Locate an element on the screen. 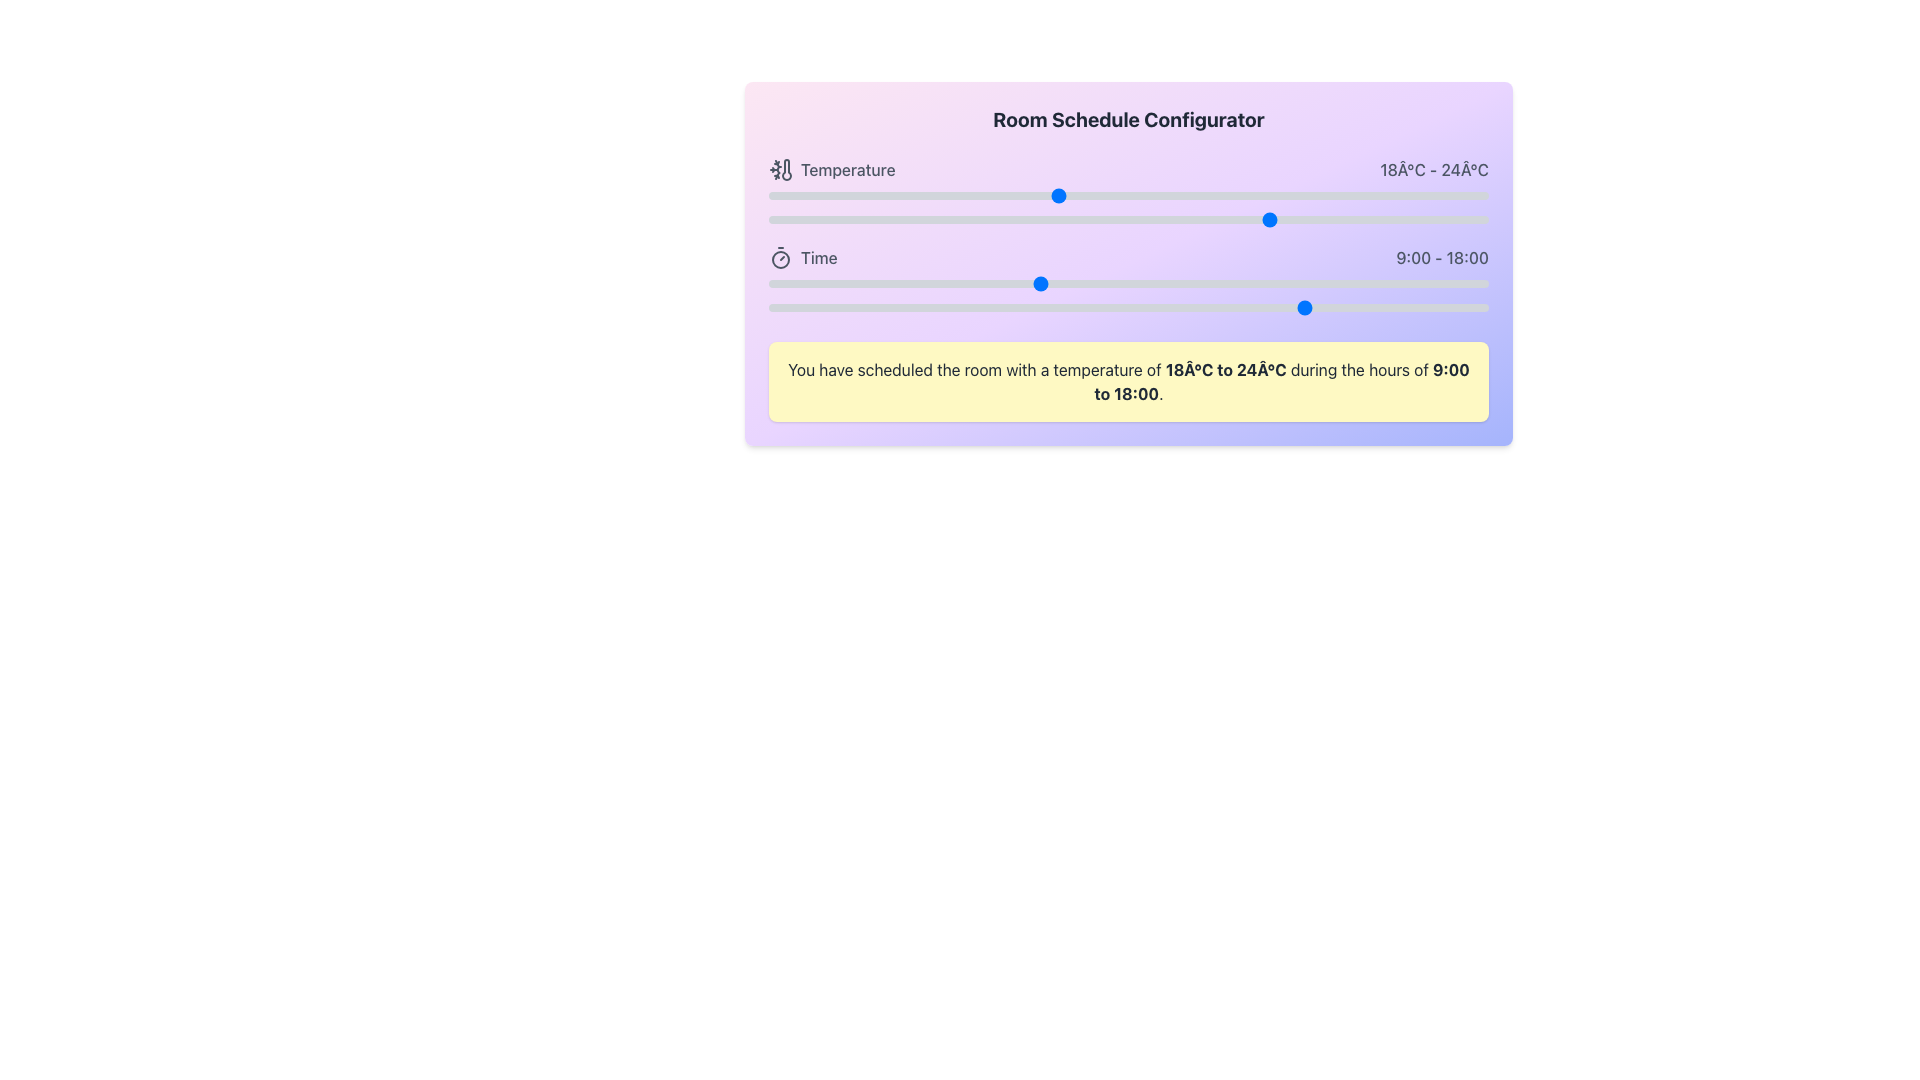 This screenshot has height=1080, width=1920. the Text Display or Notification Box that shows the message 'You have scheduled the room with a temperature of 18°C to 24°C during the hours of 9:00 to 18:00.' with a yellow background is located at coordinates (1128, 381).